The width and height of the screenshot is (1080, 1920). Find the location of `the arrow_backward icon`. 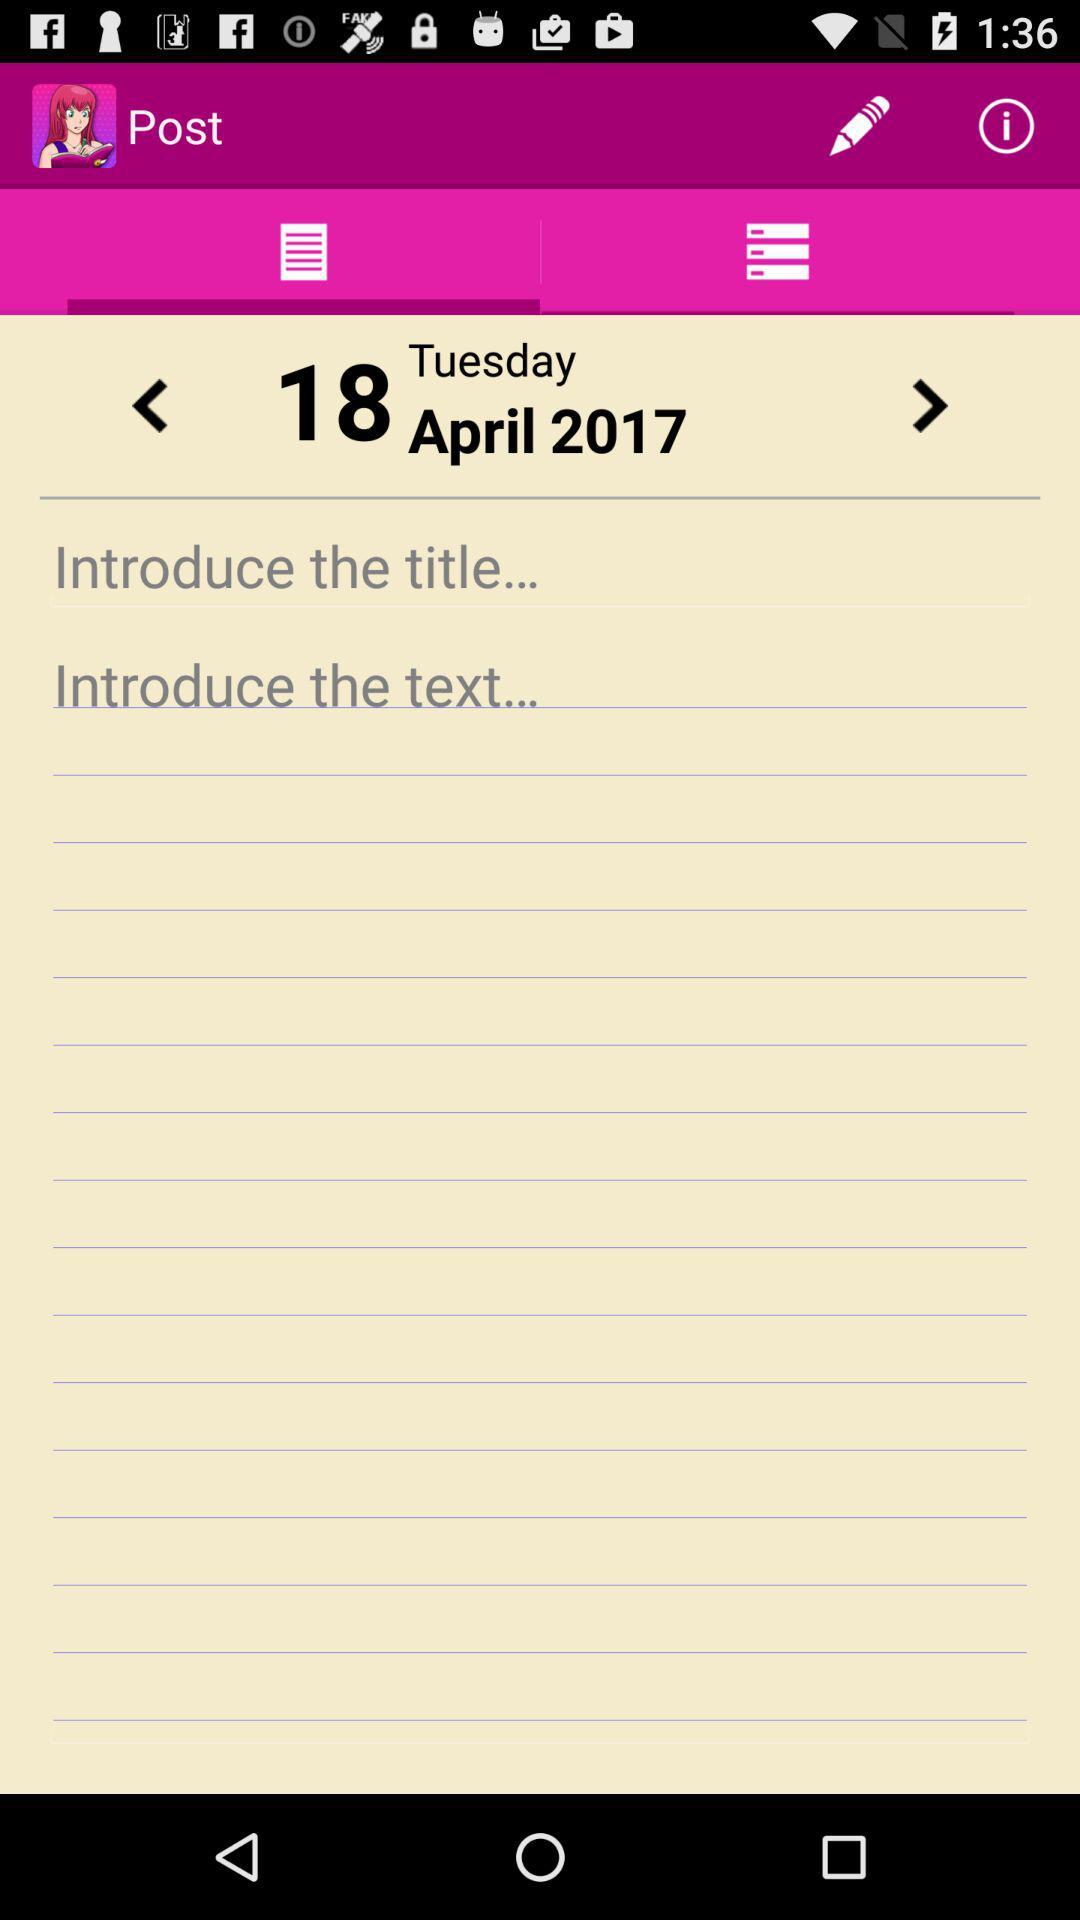

the arrow_backward icon is located at coordinates (148, 433).